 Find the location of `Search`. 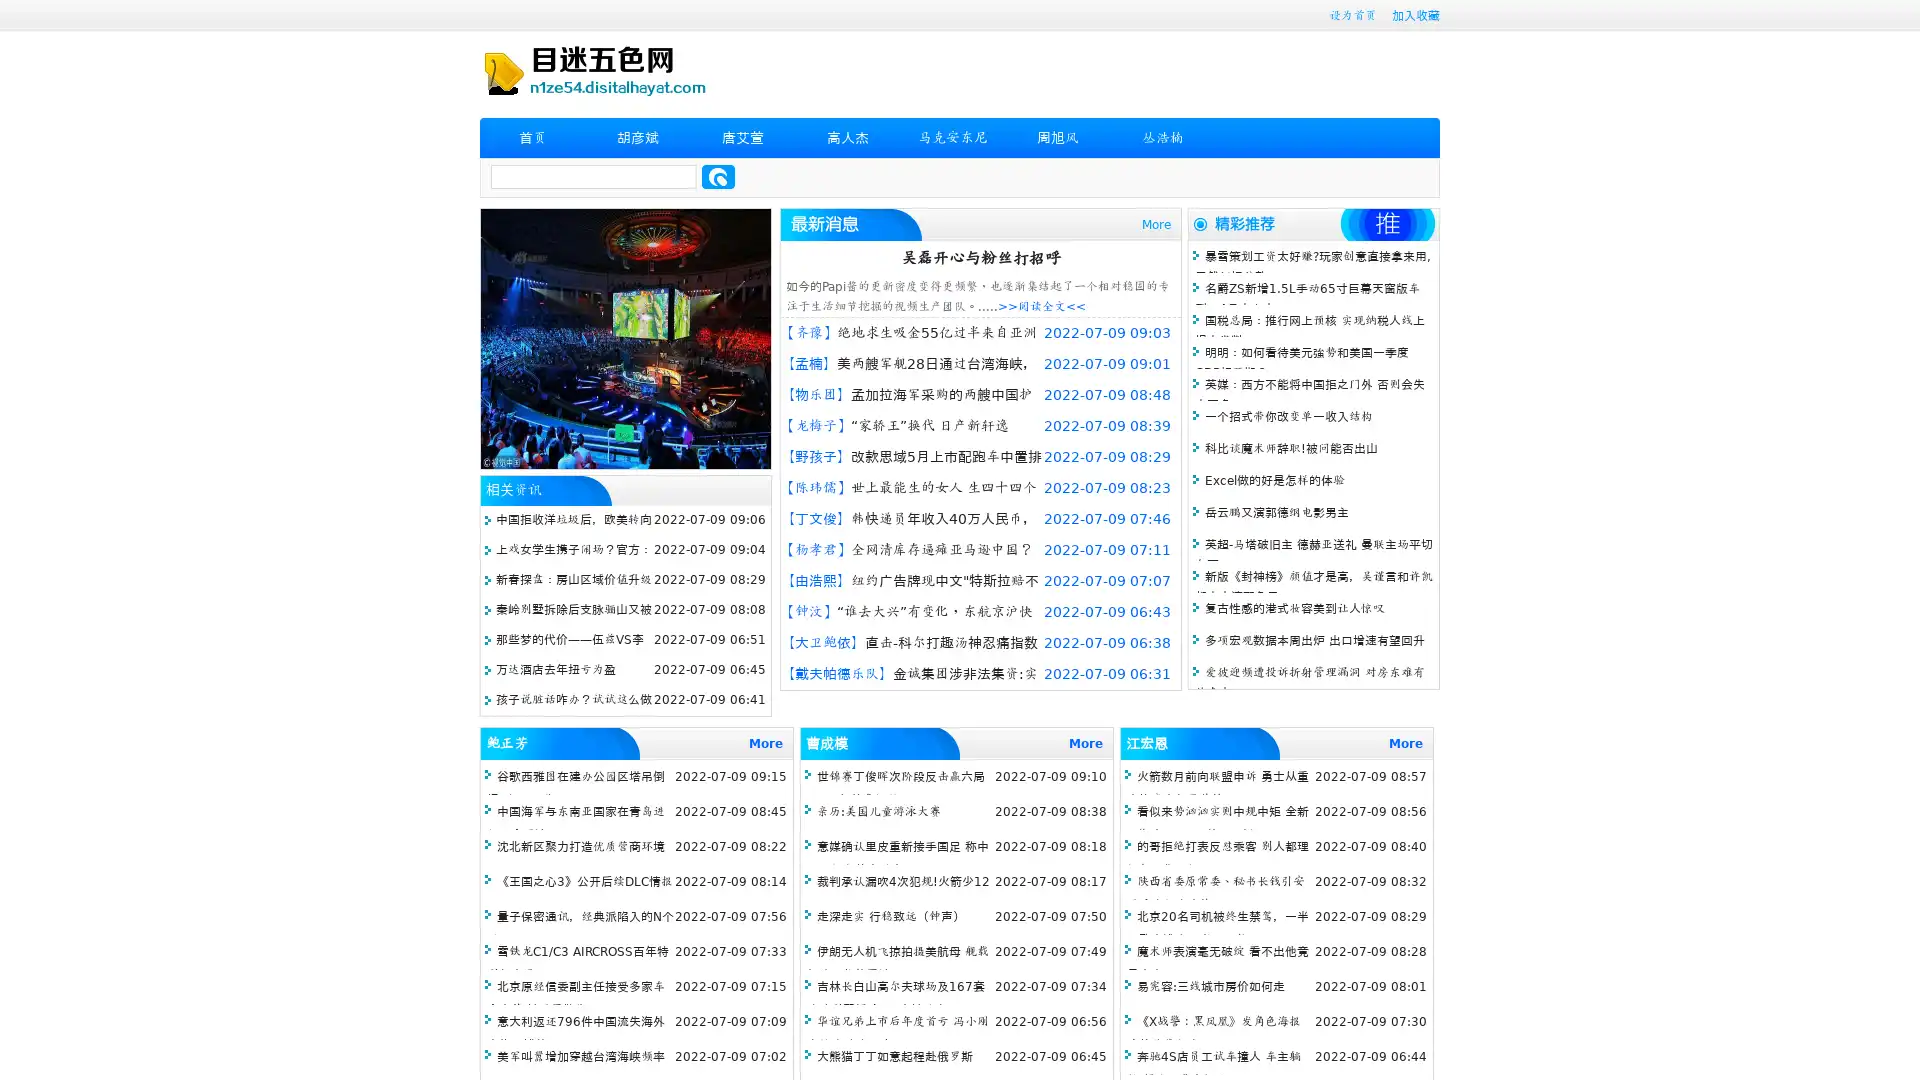

Search is located at coordinates (718, 176).